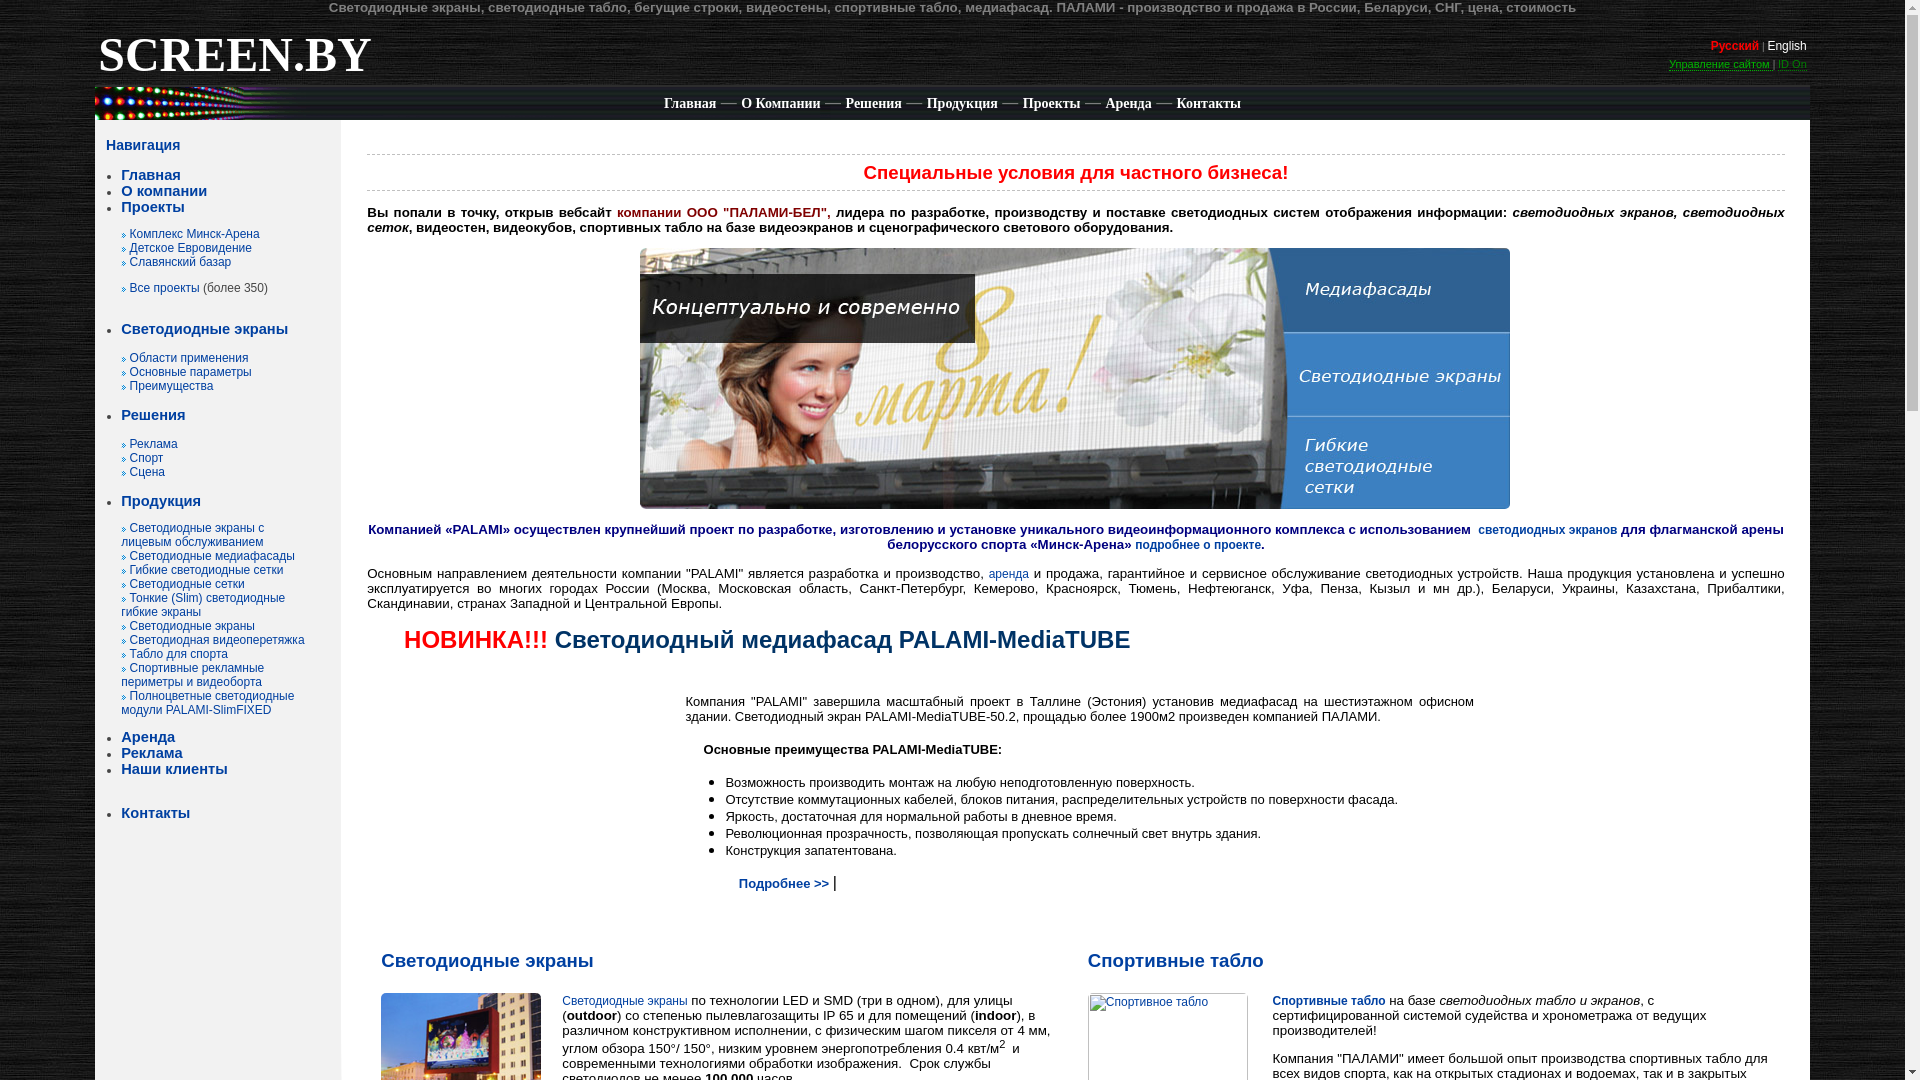 The width and height of the screenshot is (1920, 1080). I want to click on 'ID On', so click(1777, 63).